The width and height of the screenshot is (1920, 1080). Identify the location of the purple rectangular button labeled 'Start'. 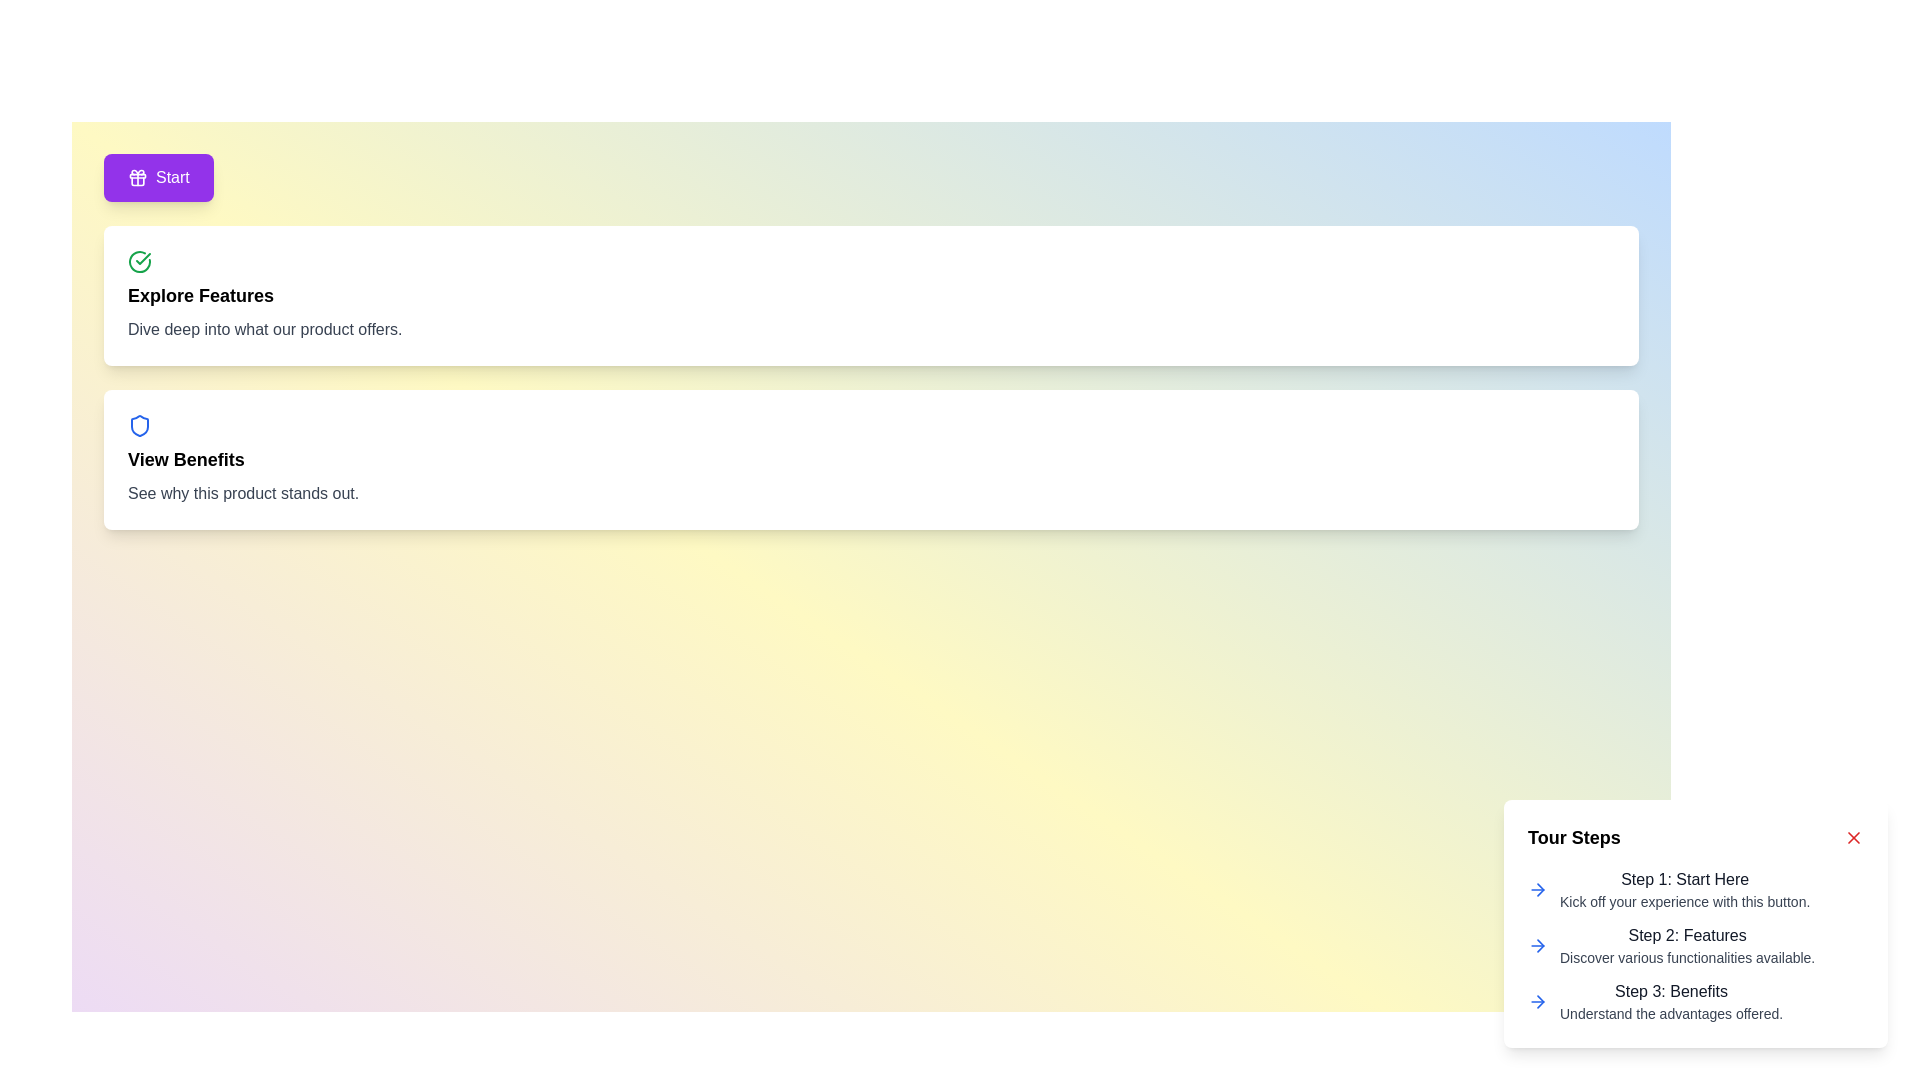
(157, 176).